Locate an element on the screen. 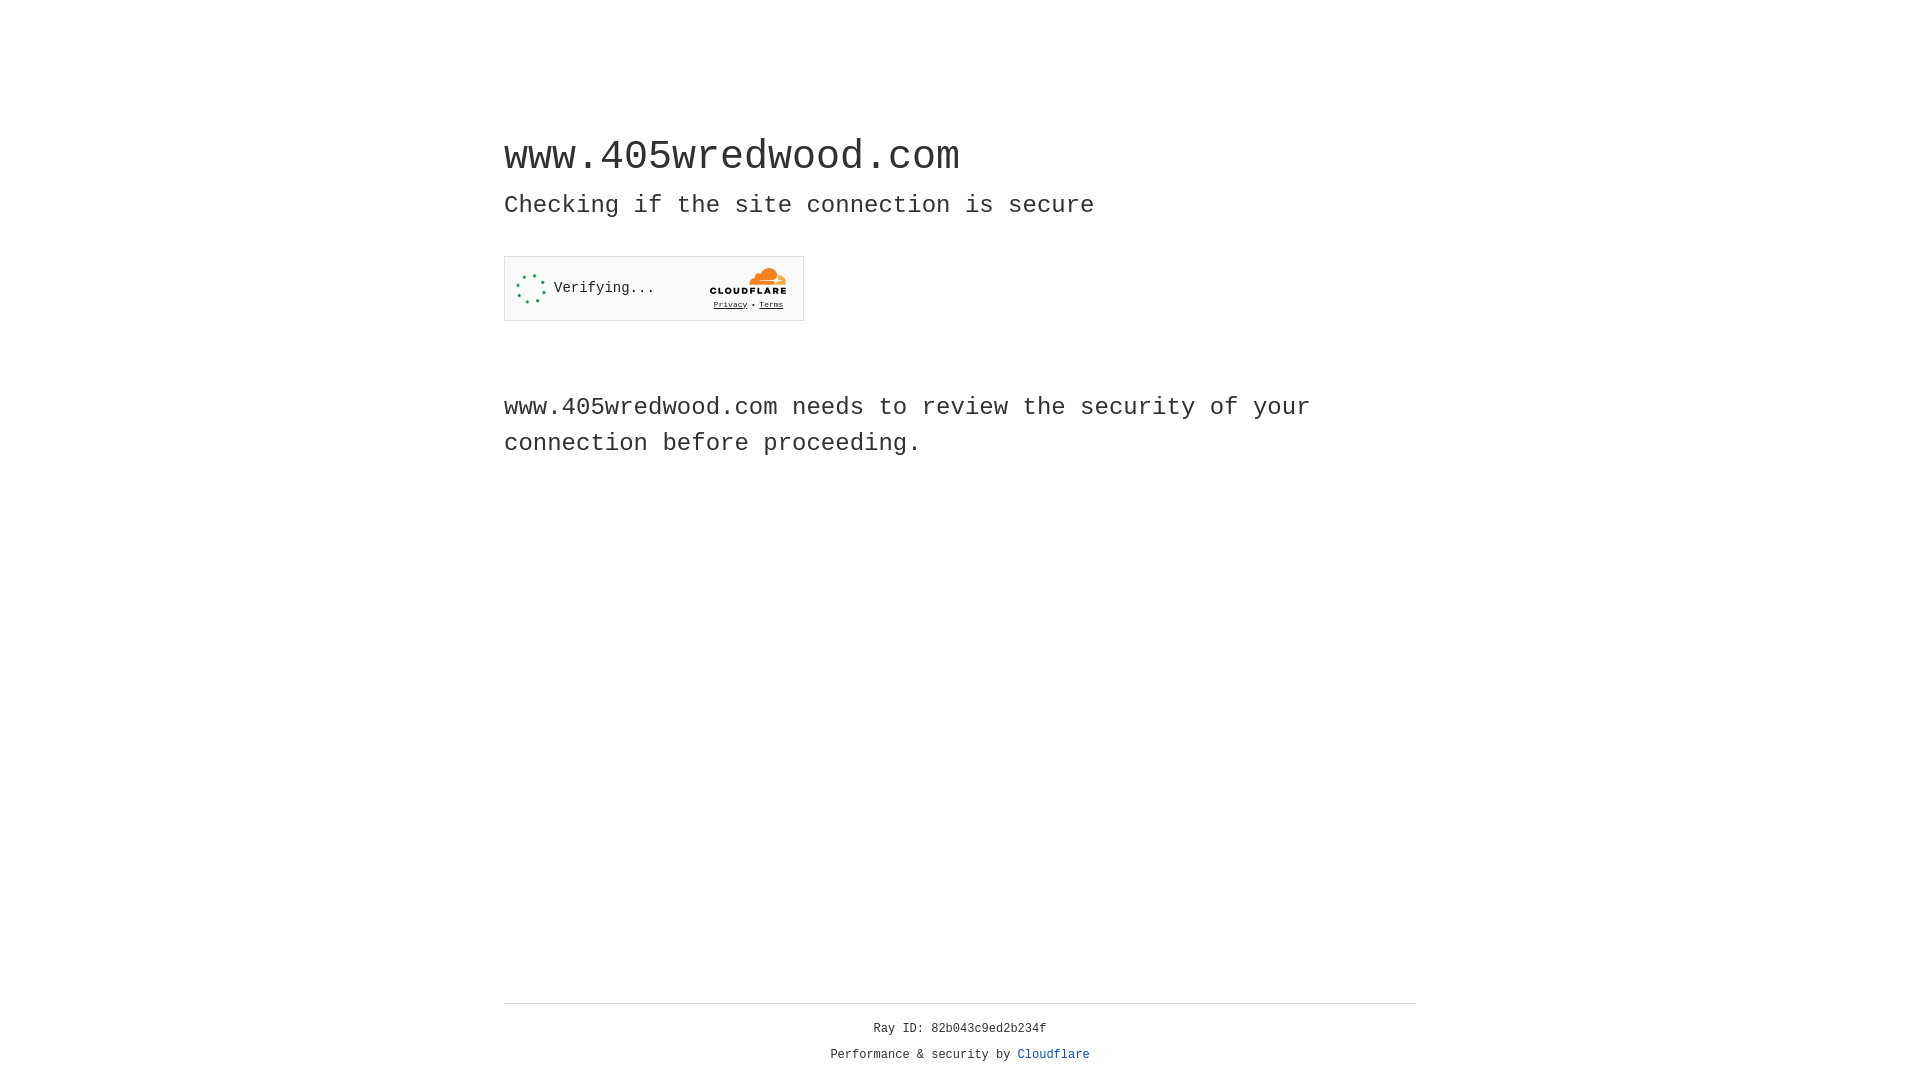 The width and height of the screenshot is (1920, 1080). 'Cloudflare' is located at coordinates (1053, 1054).